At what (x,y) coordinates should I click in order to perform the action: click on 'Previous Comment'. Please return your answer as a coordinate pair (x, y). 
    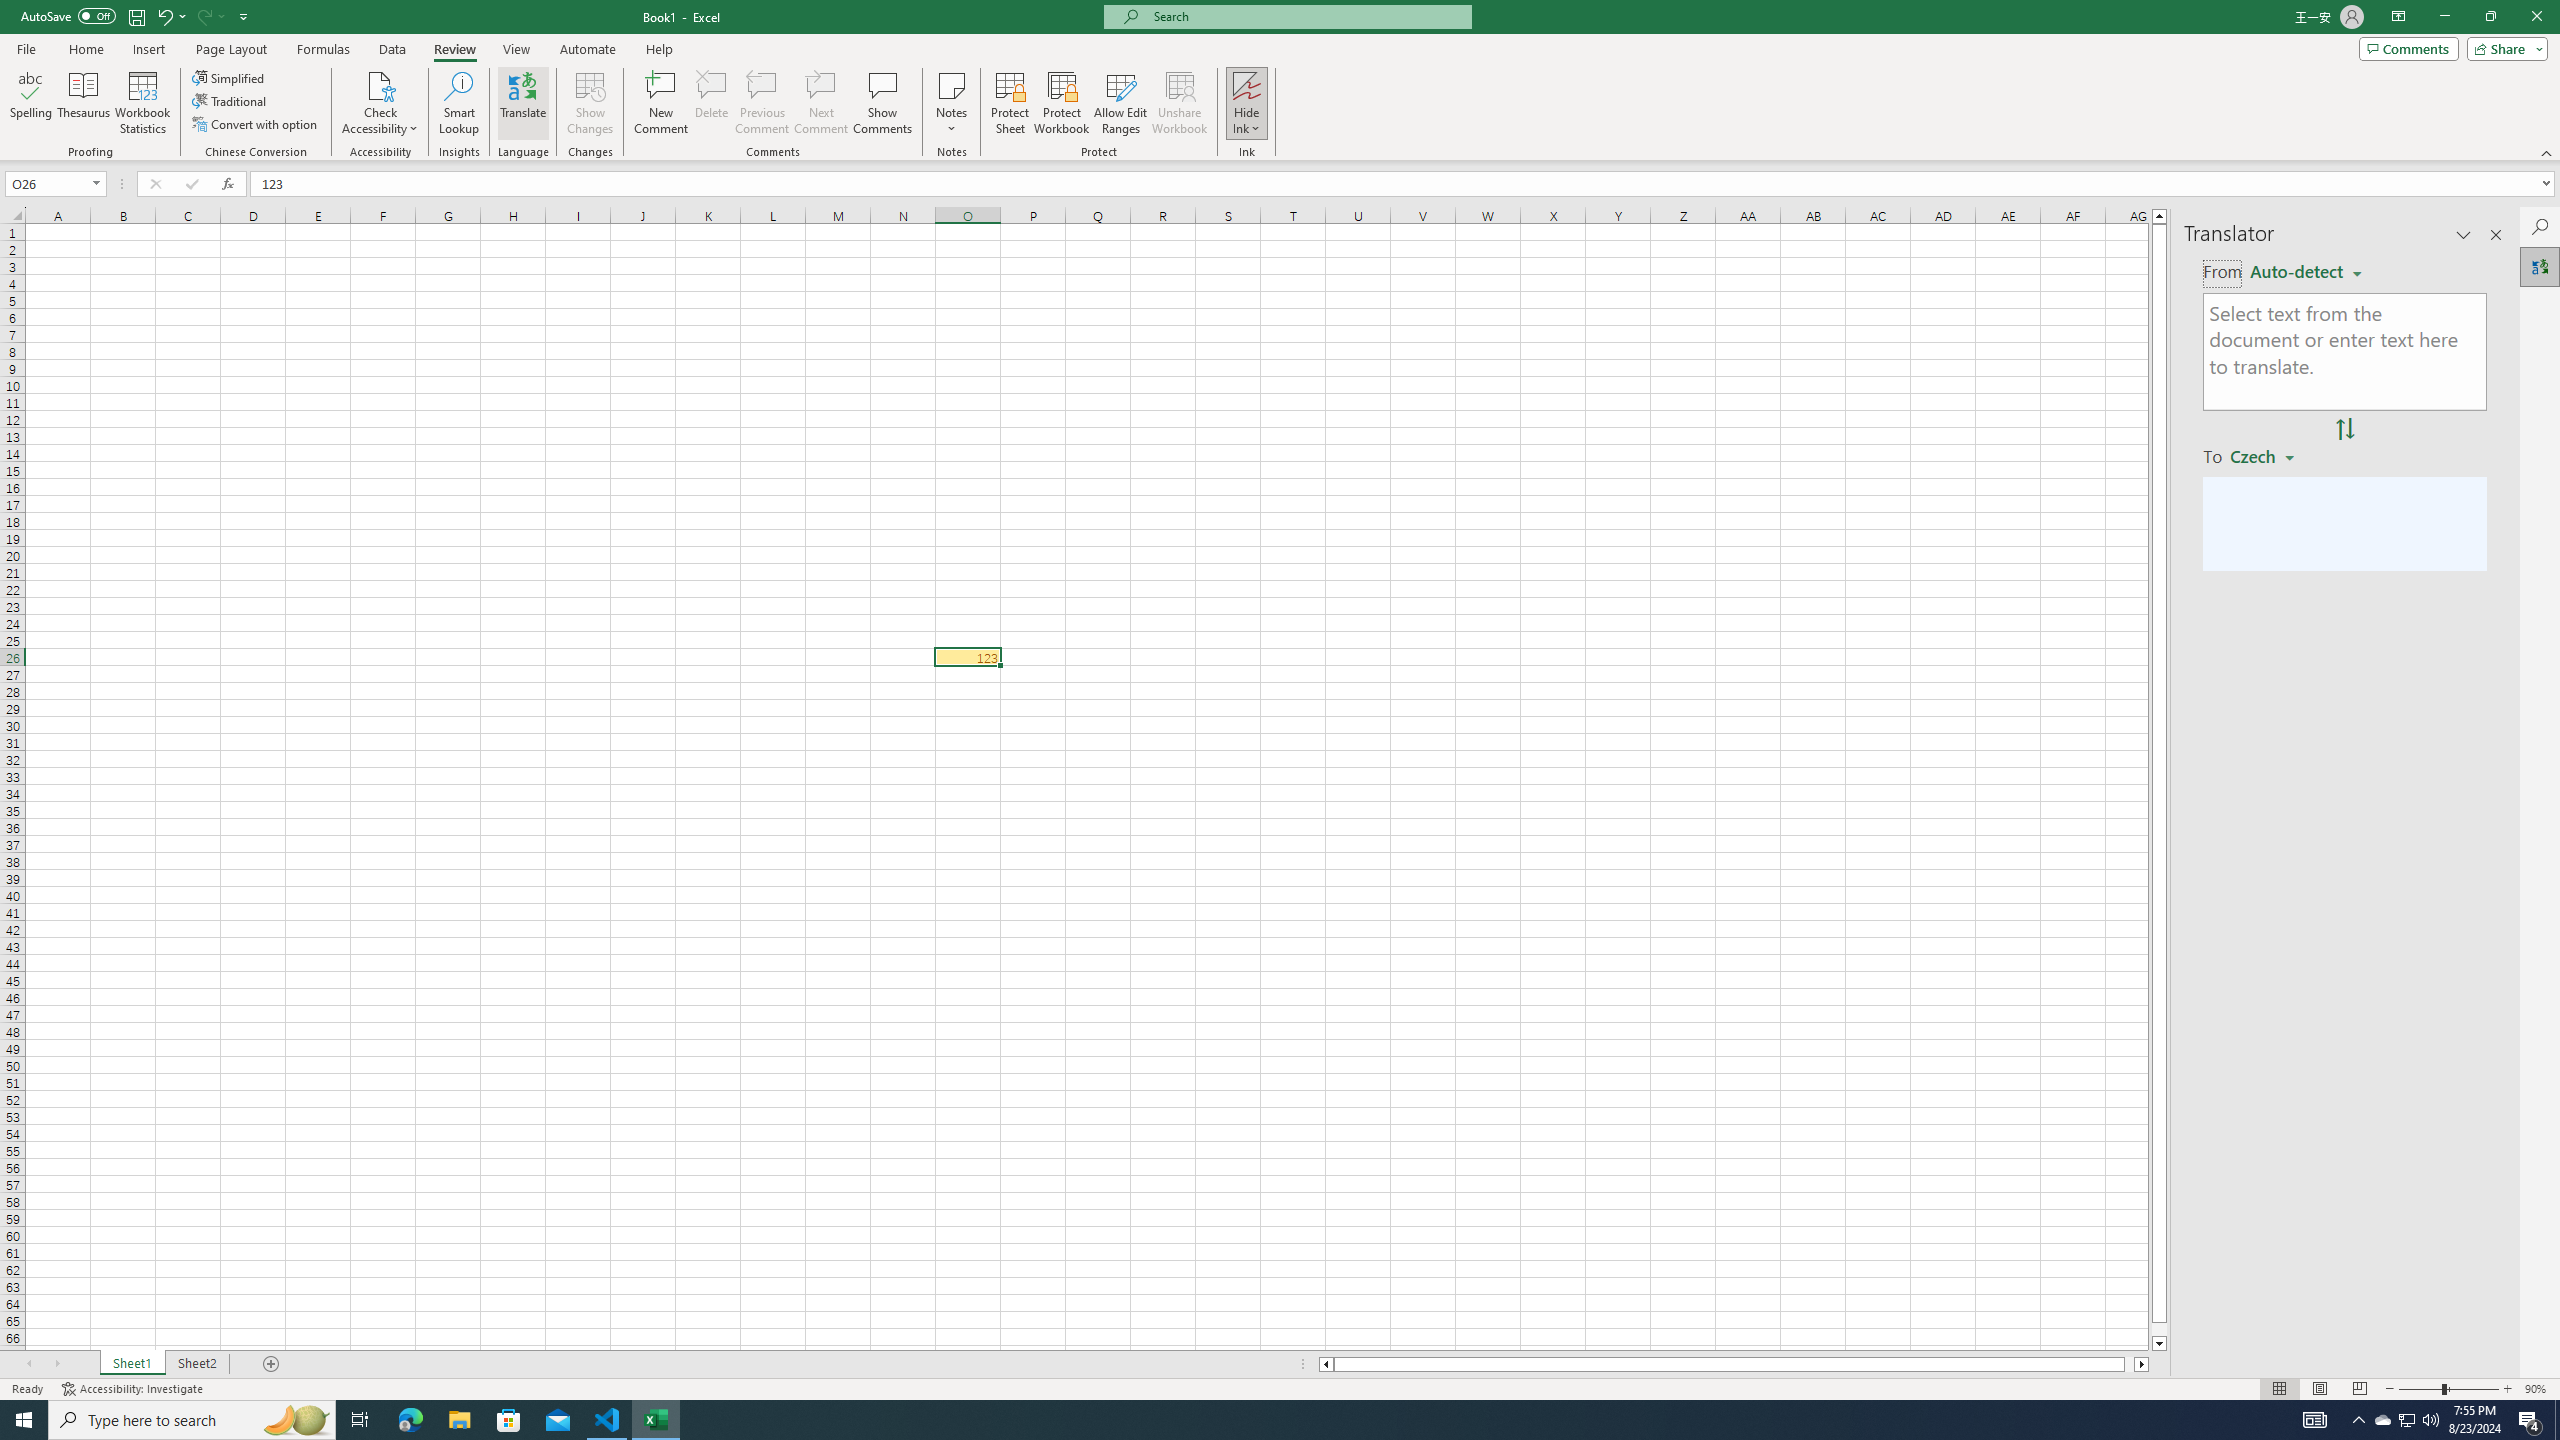
    Looking at the image, I should click on (761, 103).